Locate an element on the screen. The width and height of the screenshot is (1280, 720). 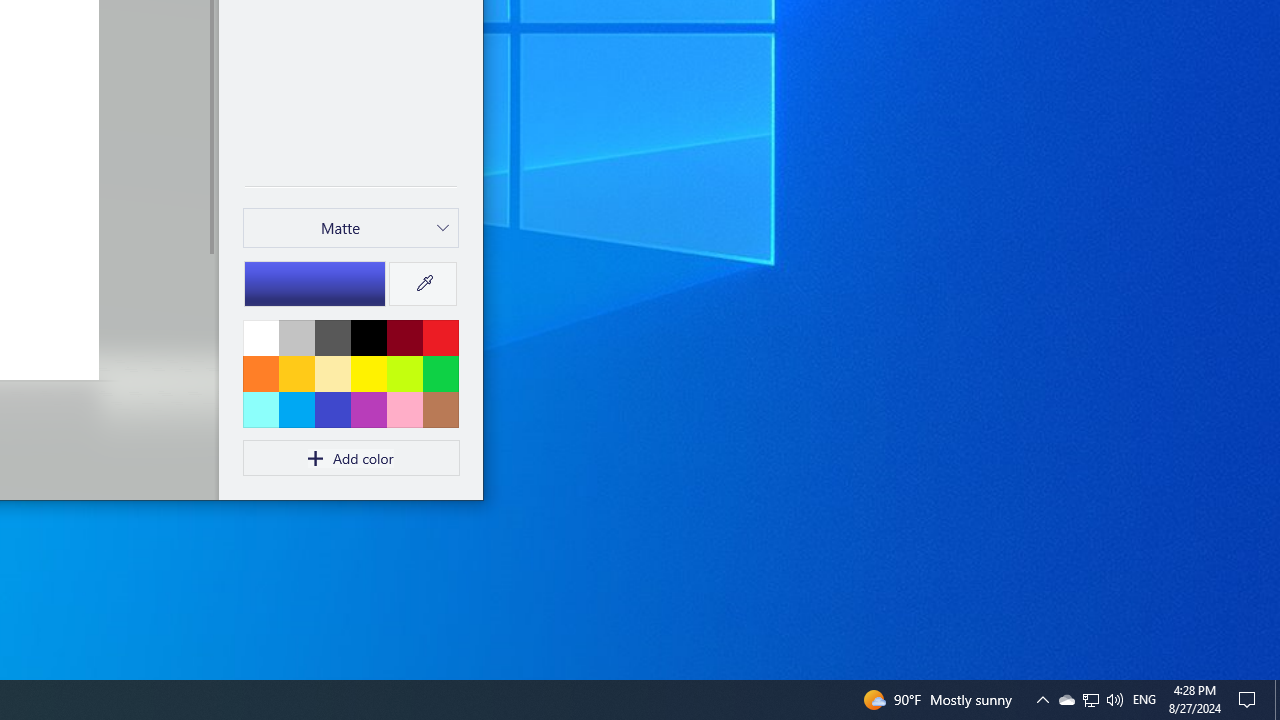
'Add color' is located at coordinates (351, 458).